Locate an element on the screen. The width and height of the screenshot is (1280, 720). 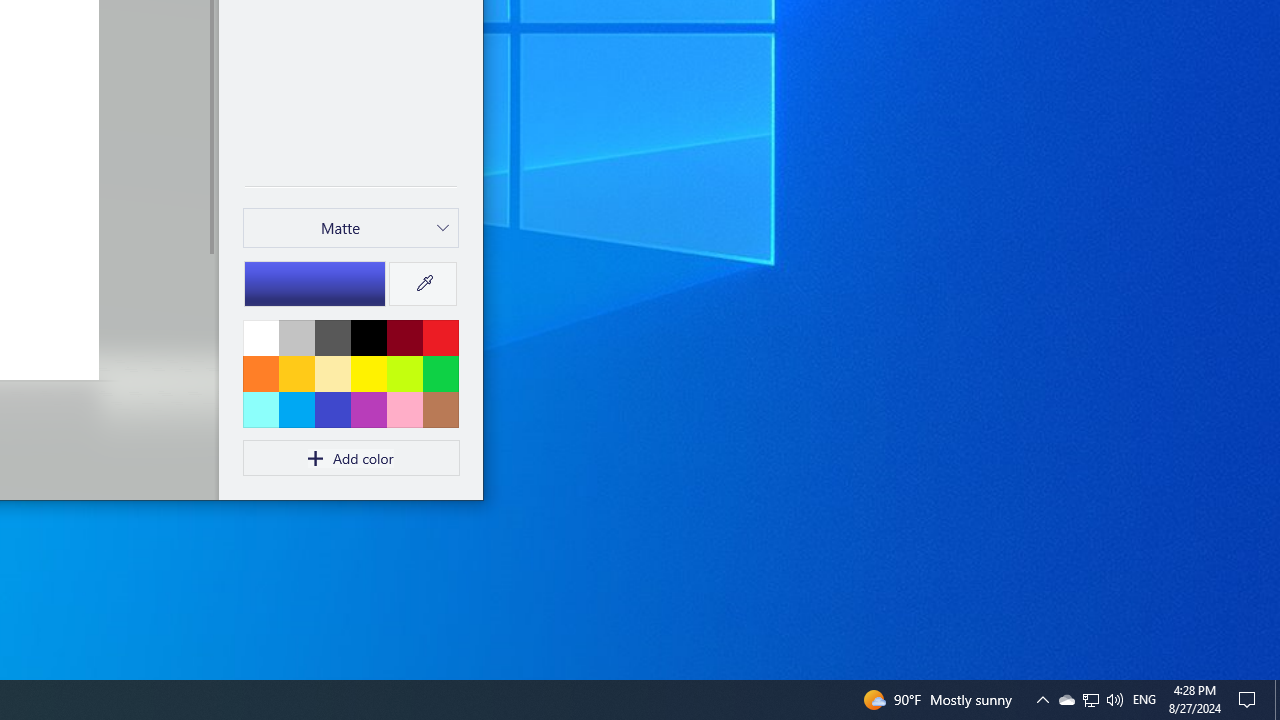
'Add color' is located at coordinates (351, 458).